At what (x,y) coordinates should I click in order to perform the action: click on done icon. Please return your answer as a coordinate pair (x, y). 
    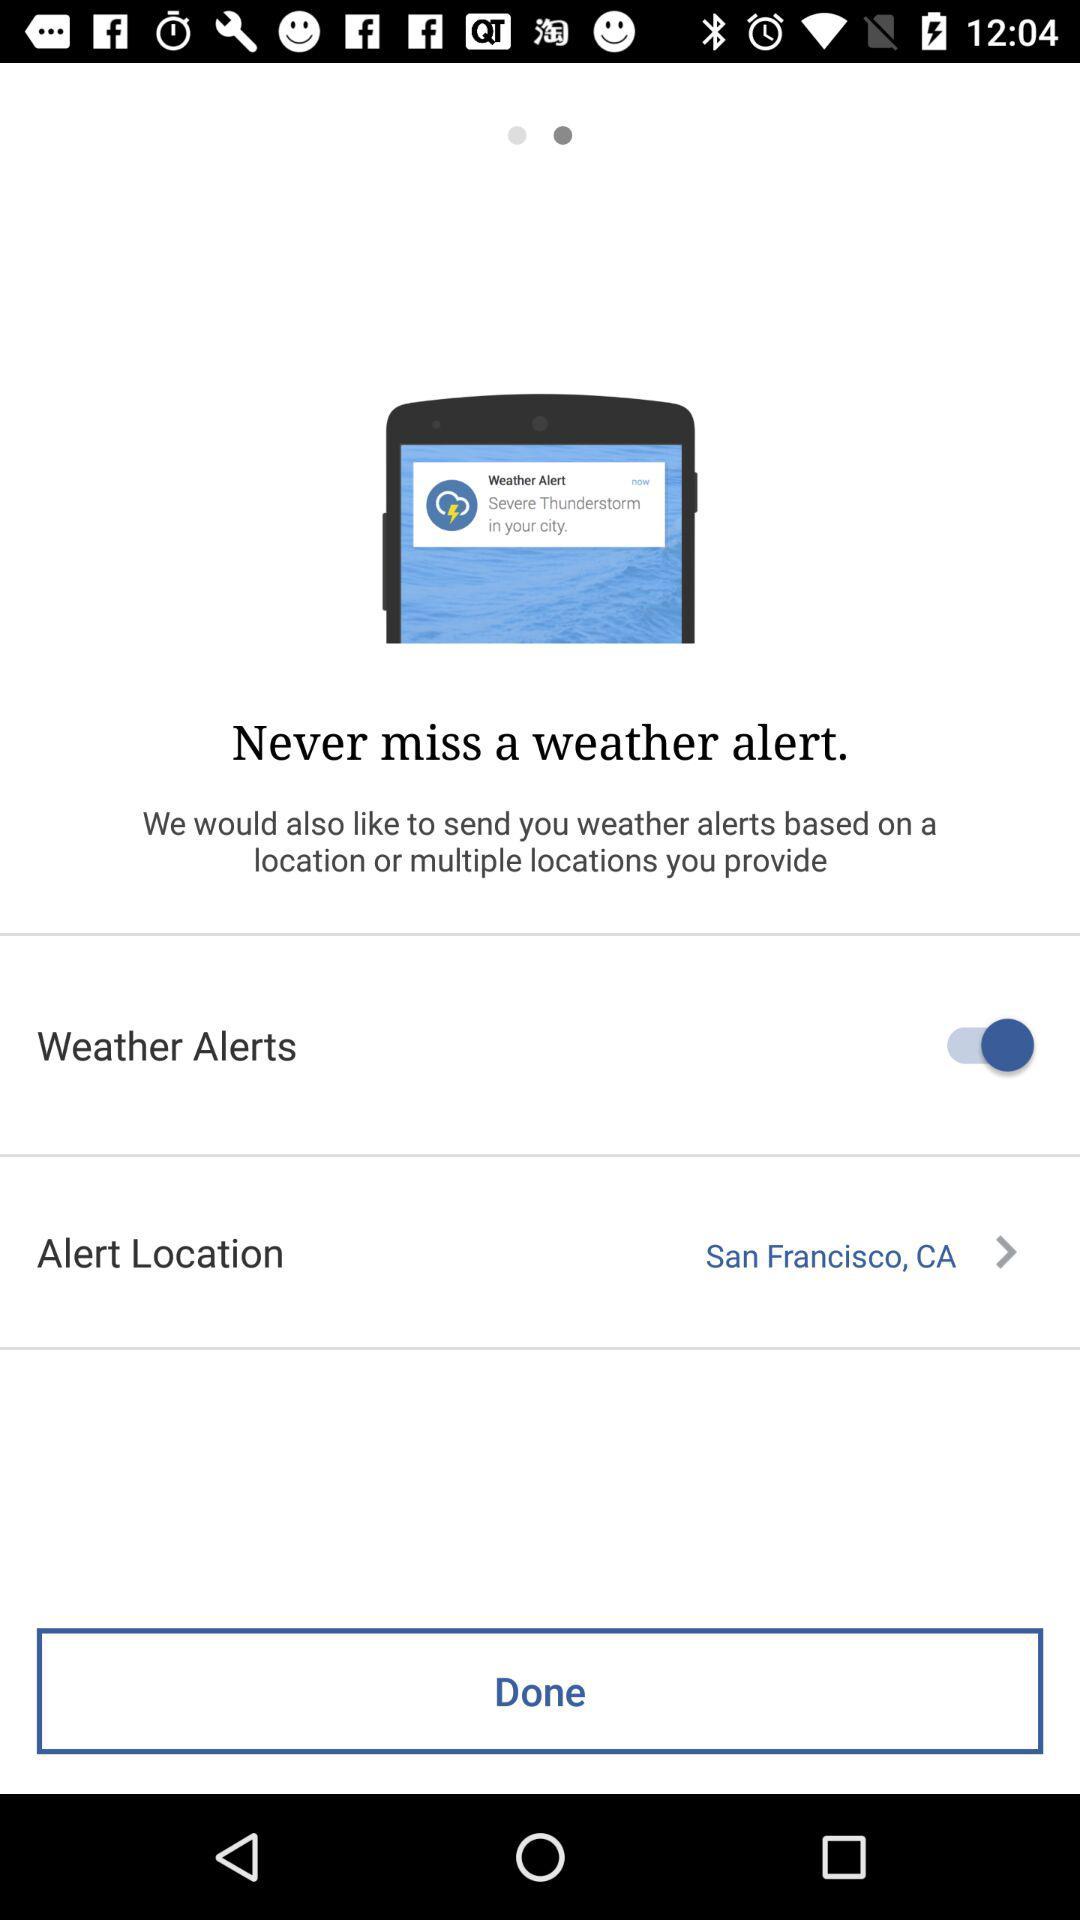
    Looking at the image, I should click on (540, 1690).